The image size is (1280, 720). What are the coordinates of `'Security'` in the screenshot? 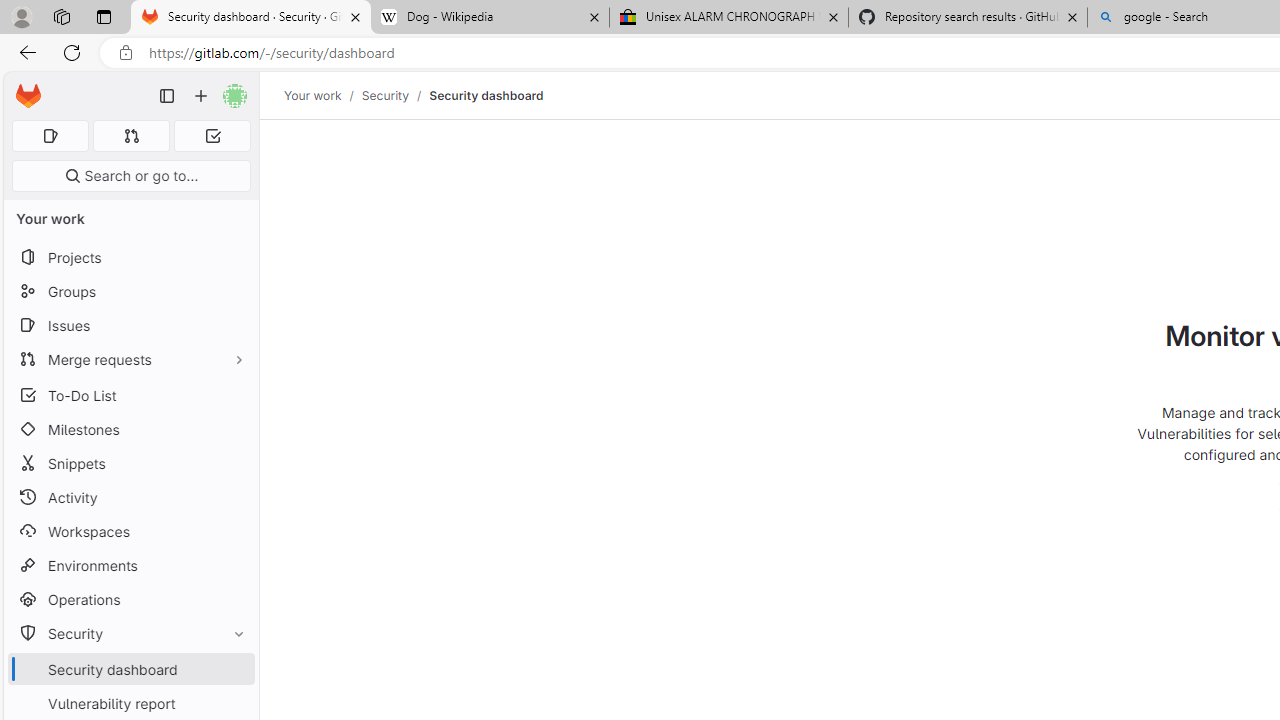 It's located at (385, 95).